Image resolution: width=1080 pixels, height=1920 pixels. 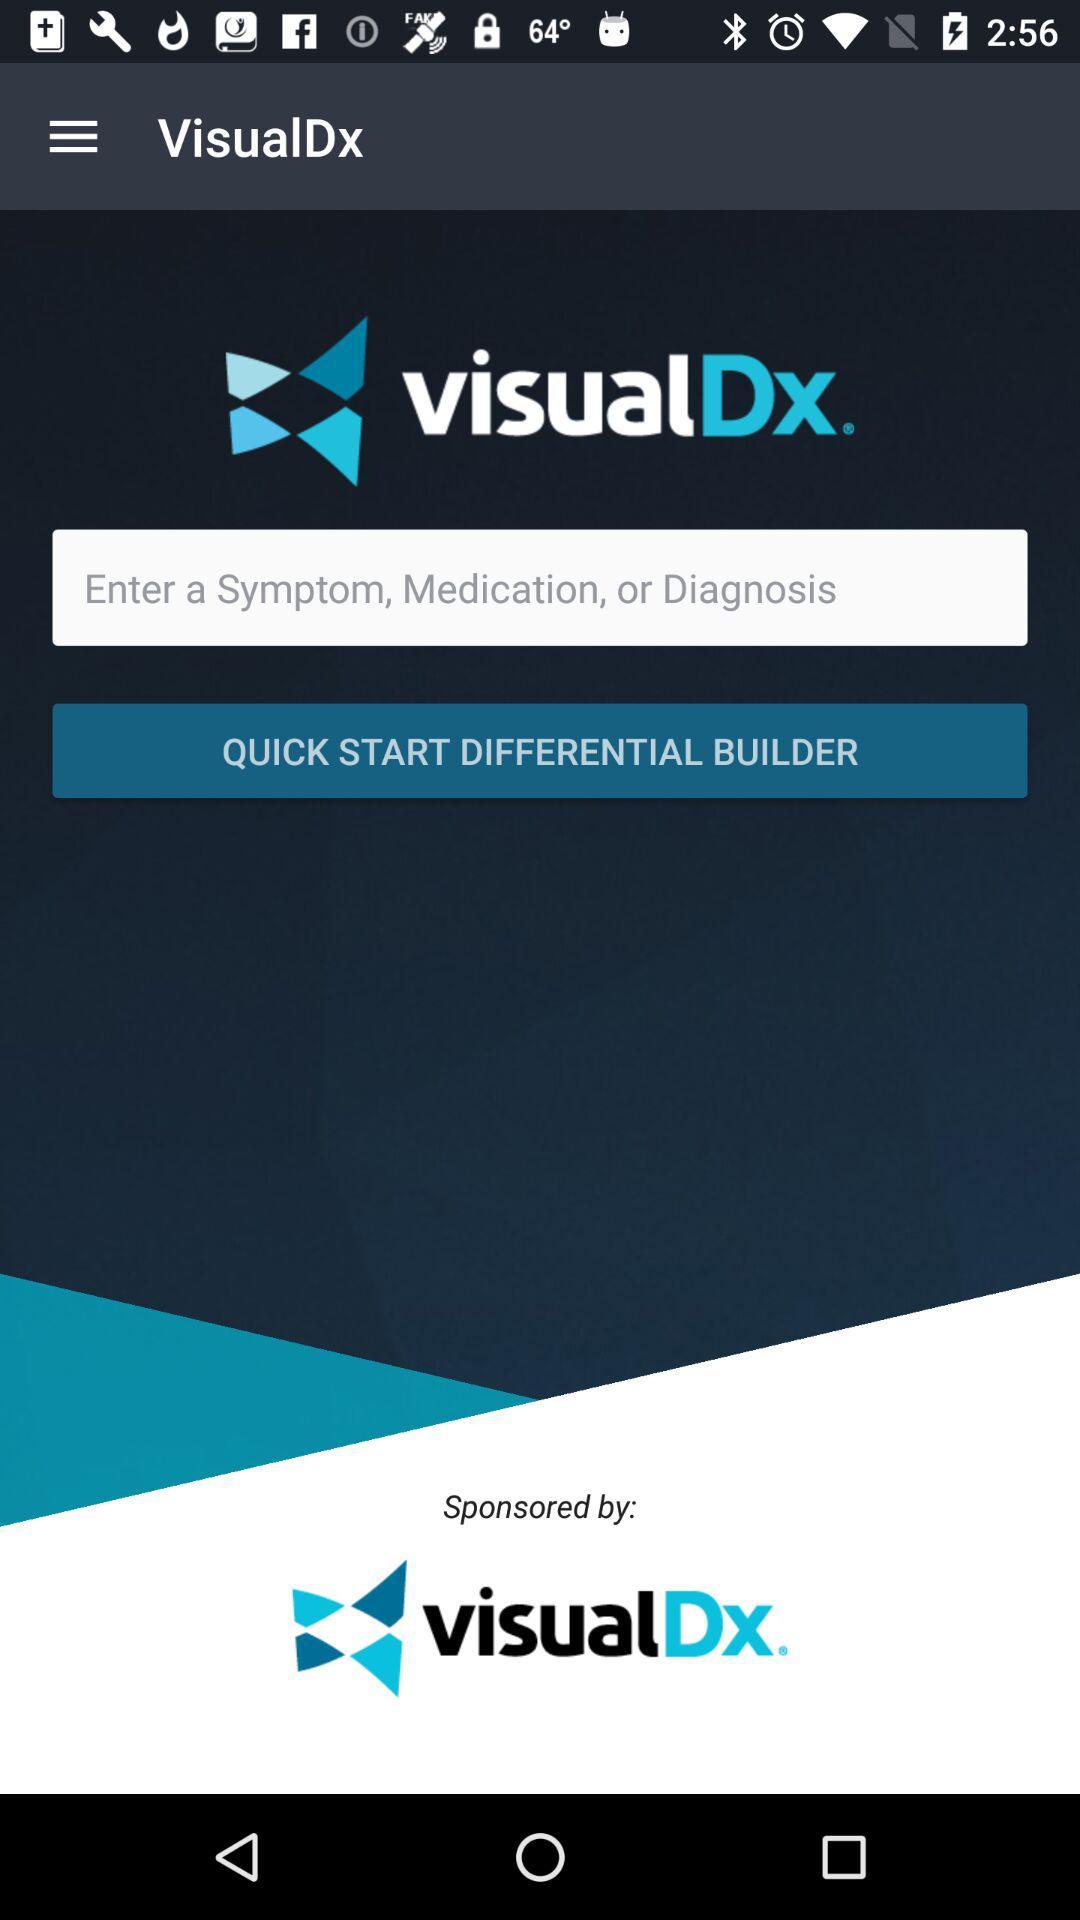 I want to click on search bar, so click(x=540, y=586).